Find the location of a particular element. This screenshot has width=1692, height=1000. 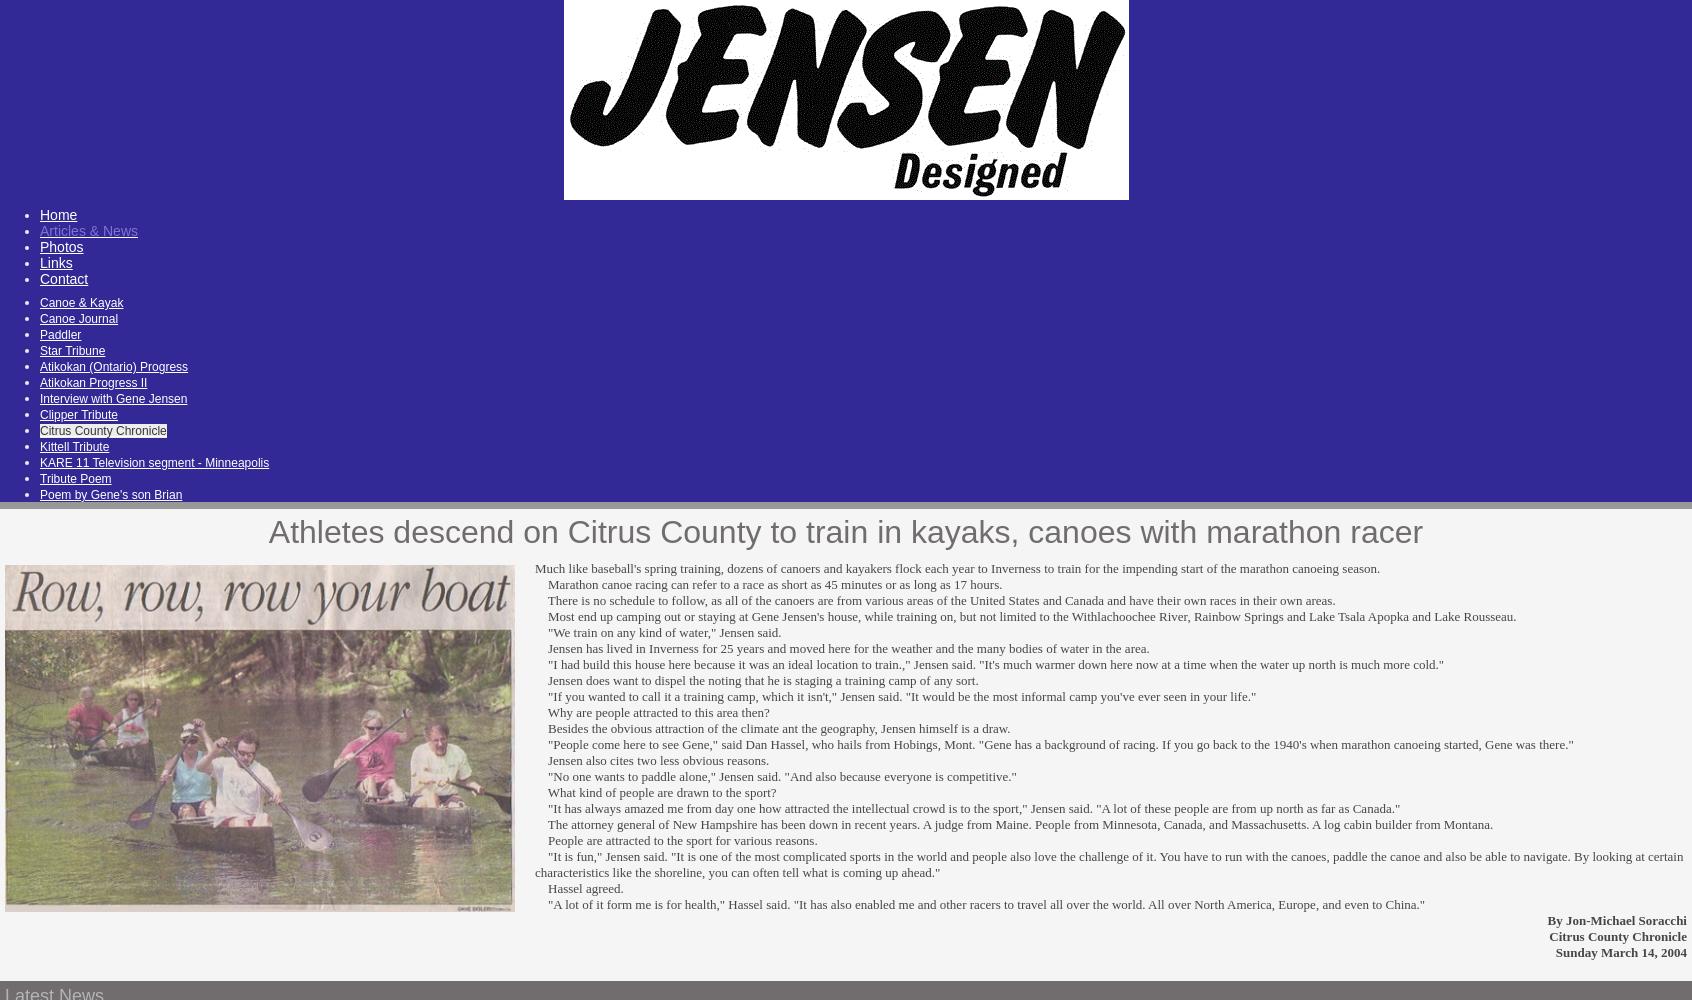

'Articles & News' is located at coordinates (38, 230).